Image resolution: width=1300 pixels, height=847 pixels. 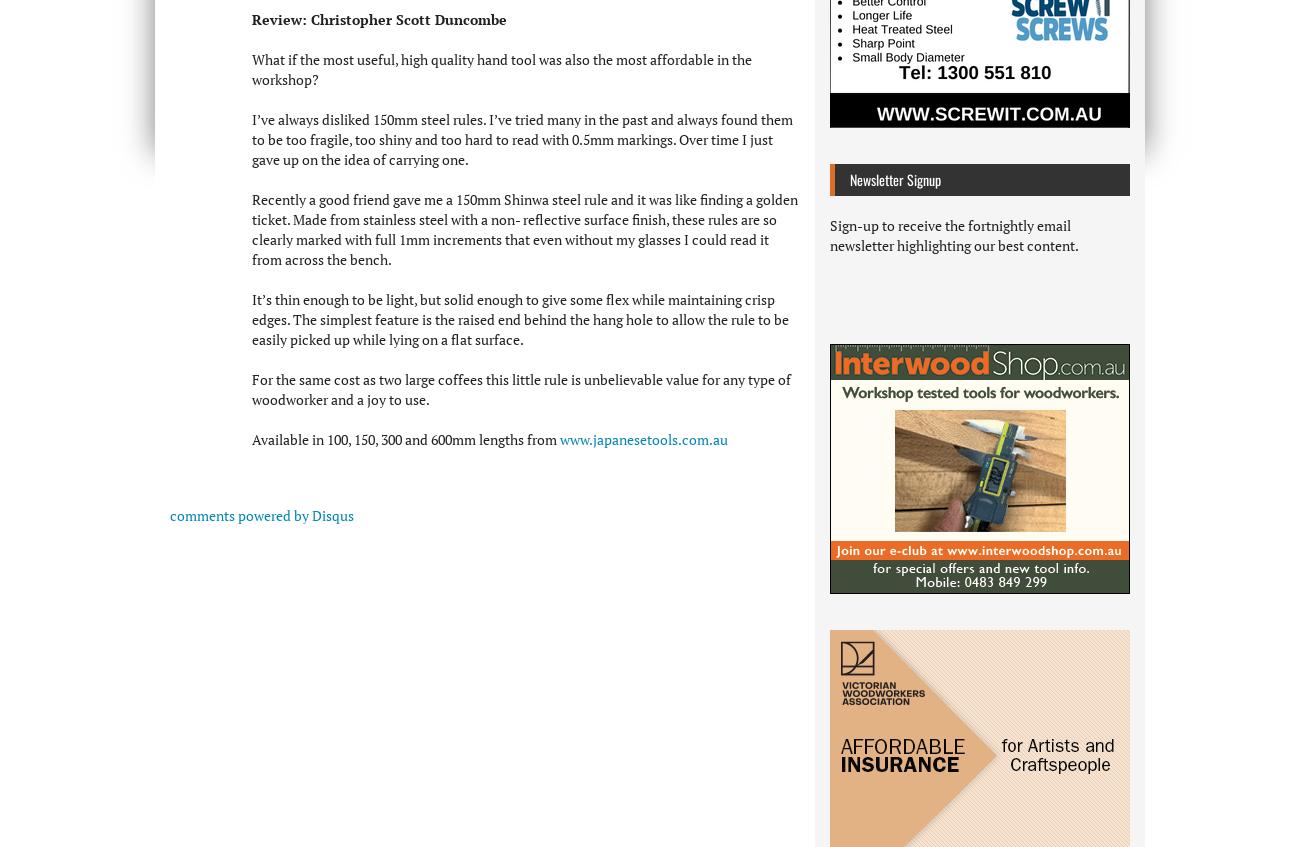 I want to click on 'Sign-up to receive the fortnightly email newsletter highlighting our best content.', so click(x=954, y=235).